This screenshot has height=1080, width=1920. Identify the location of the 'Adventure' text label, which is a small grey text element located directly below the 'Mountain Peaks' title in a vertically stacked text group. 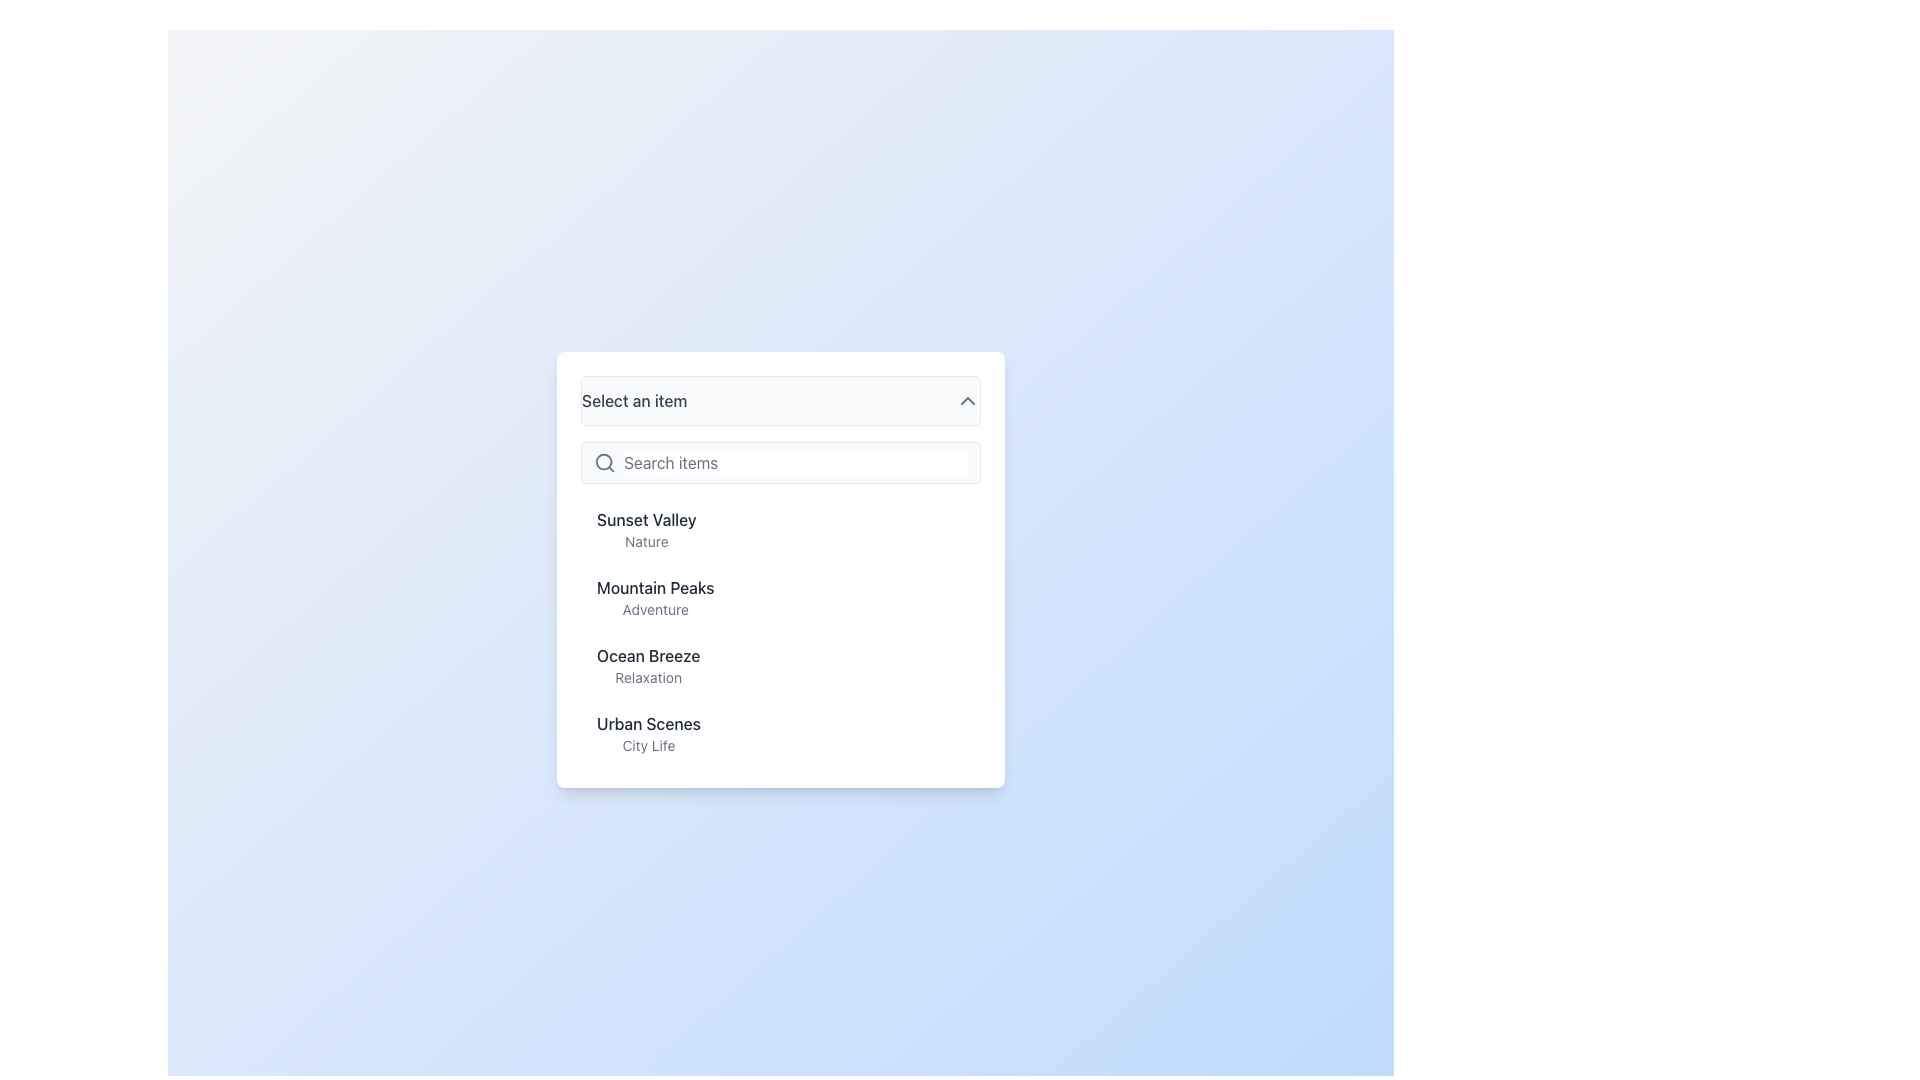
(655, 608).